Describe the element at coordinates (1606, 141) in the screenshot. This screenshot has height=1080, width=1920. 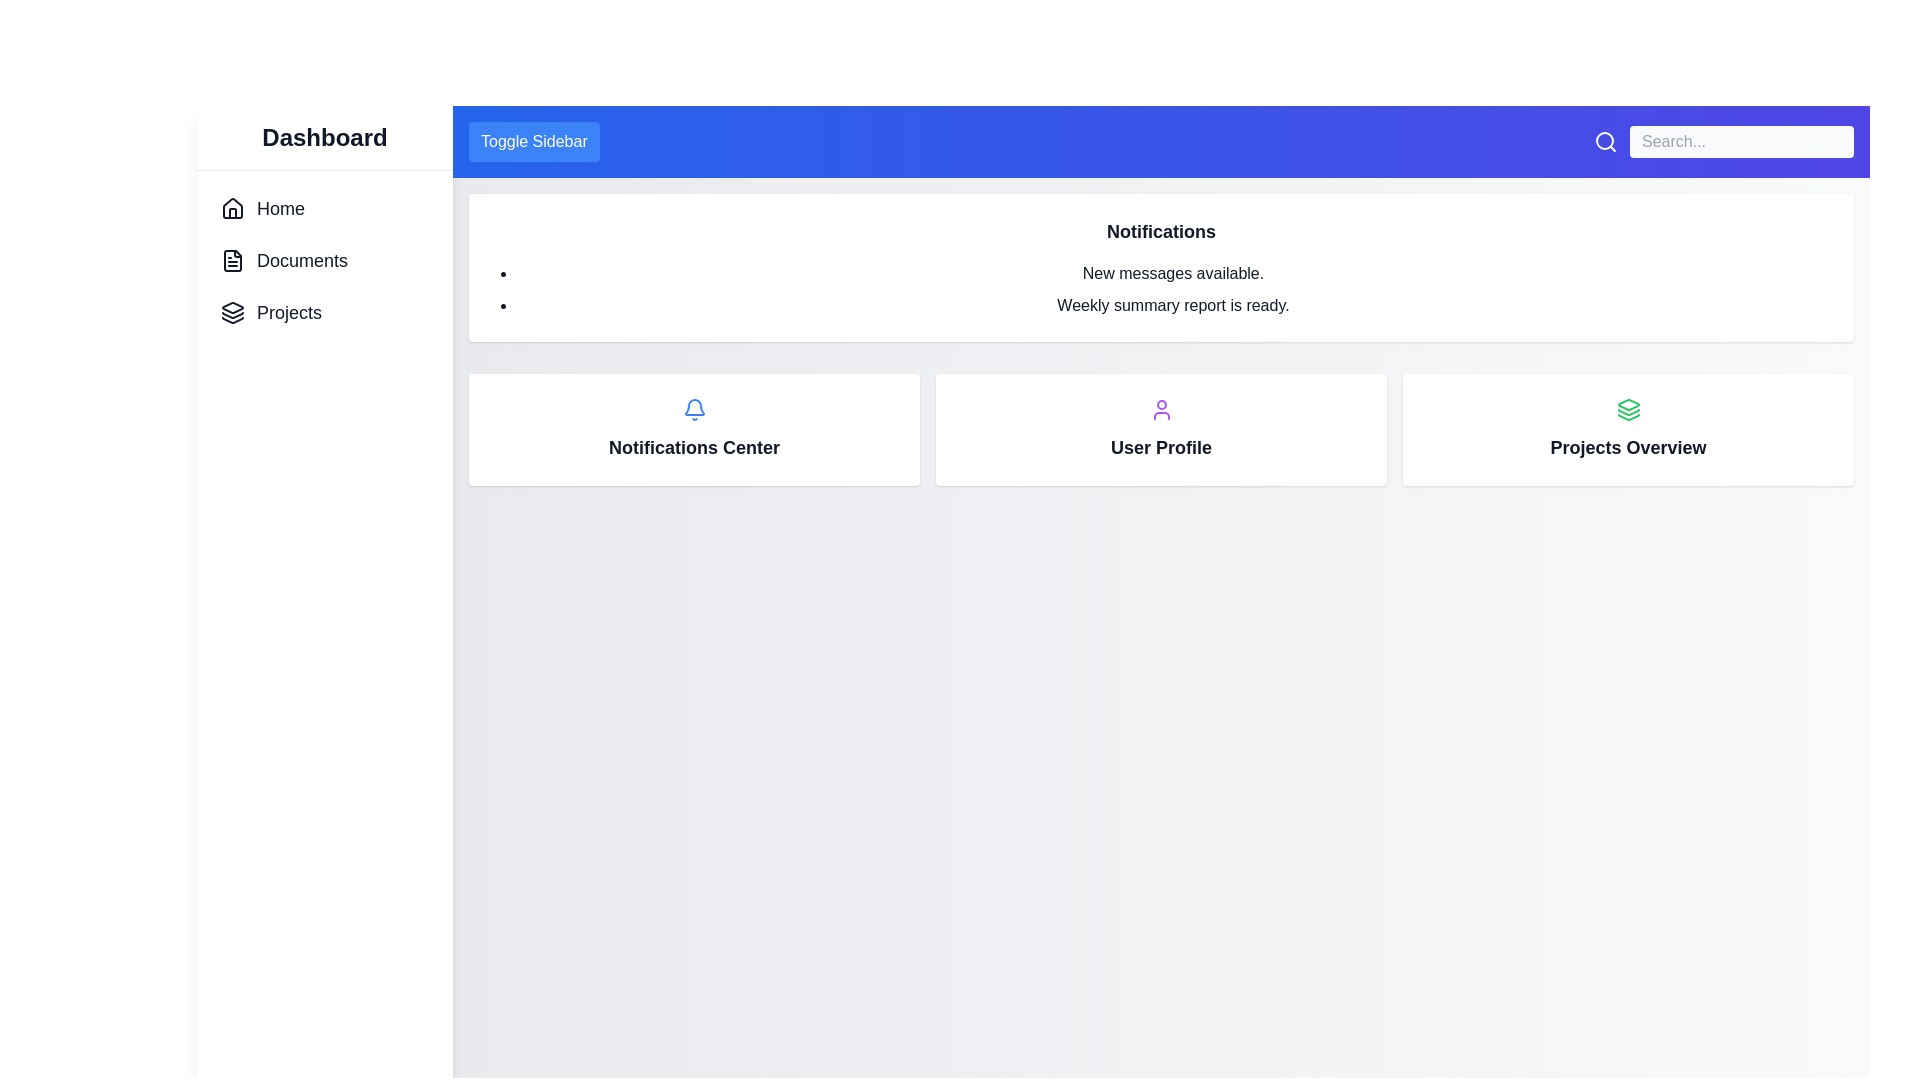
I see `the search icon, which is a modern SVG icon resembling a magnifying glass, located on the blue header bar to the left of the search input field` at that location.